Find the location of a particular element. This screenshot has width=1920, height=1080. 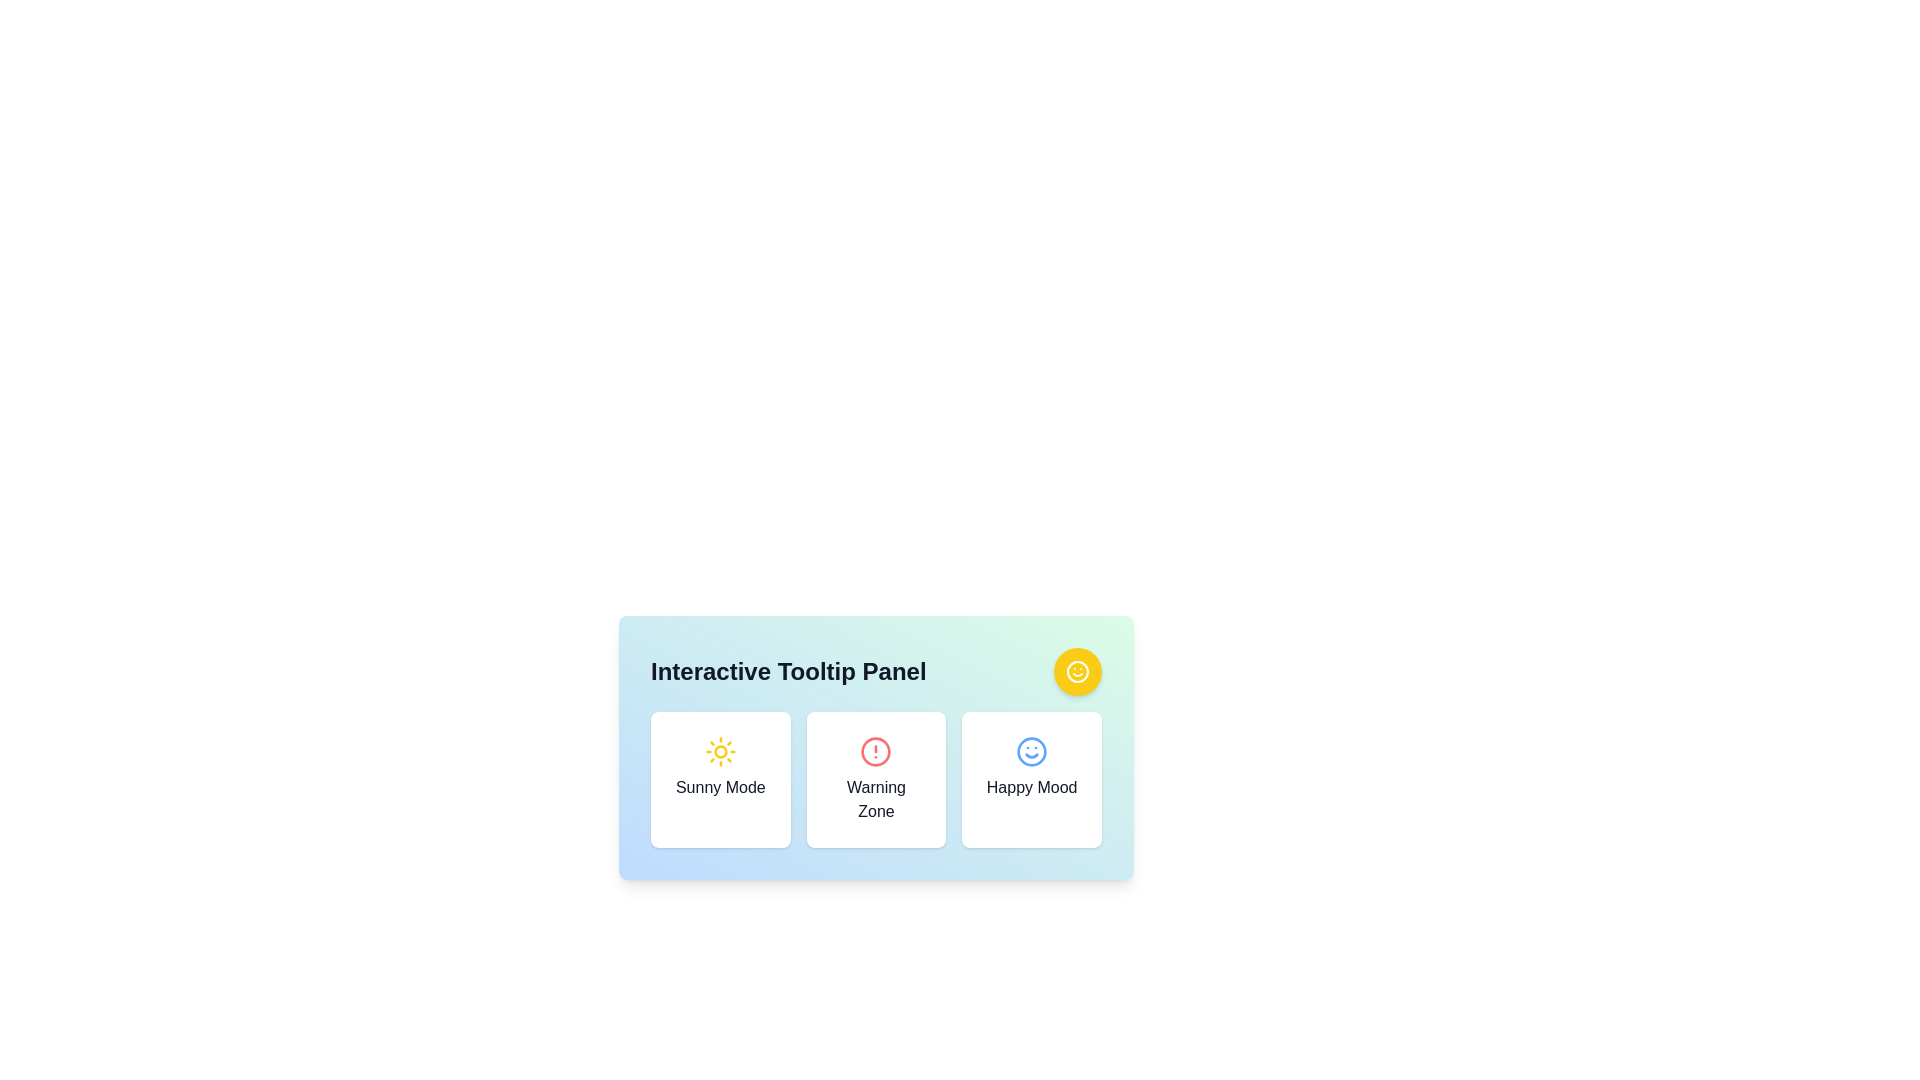

the text label displaying 'Happy Mood' located at the bottom of the rightmost card in a three-card row on a light-colored panel is located at coordinates (1032, 786).